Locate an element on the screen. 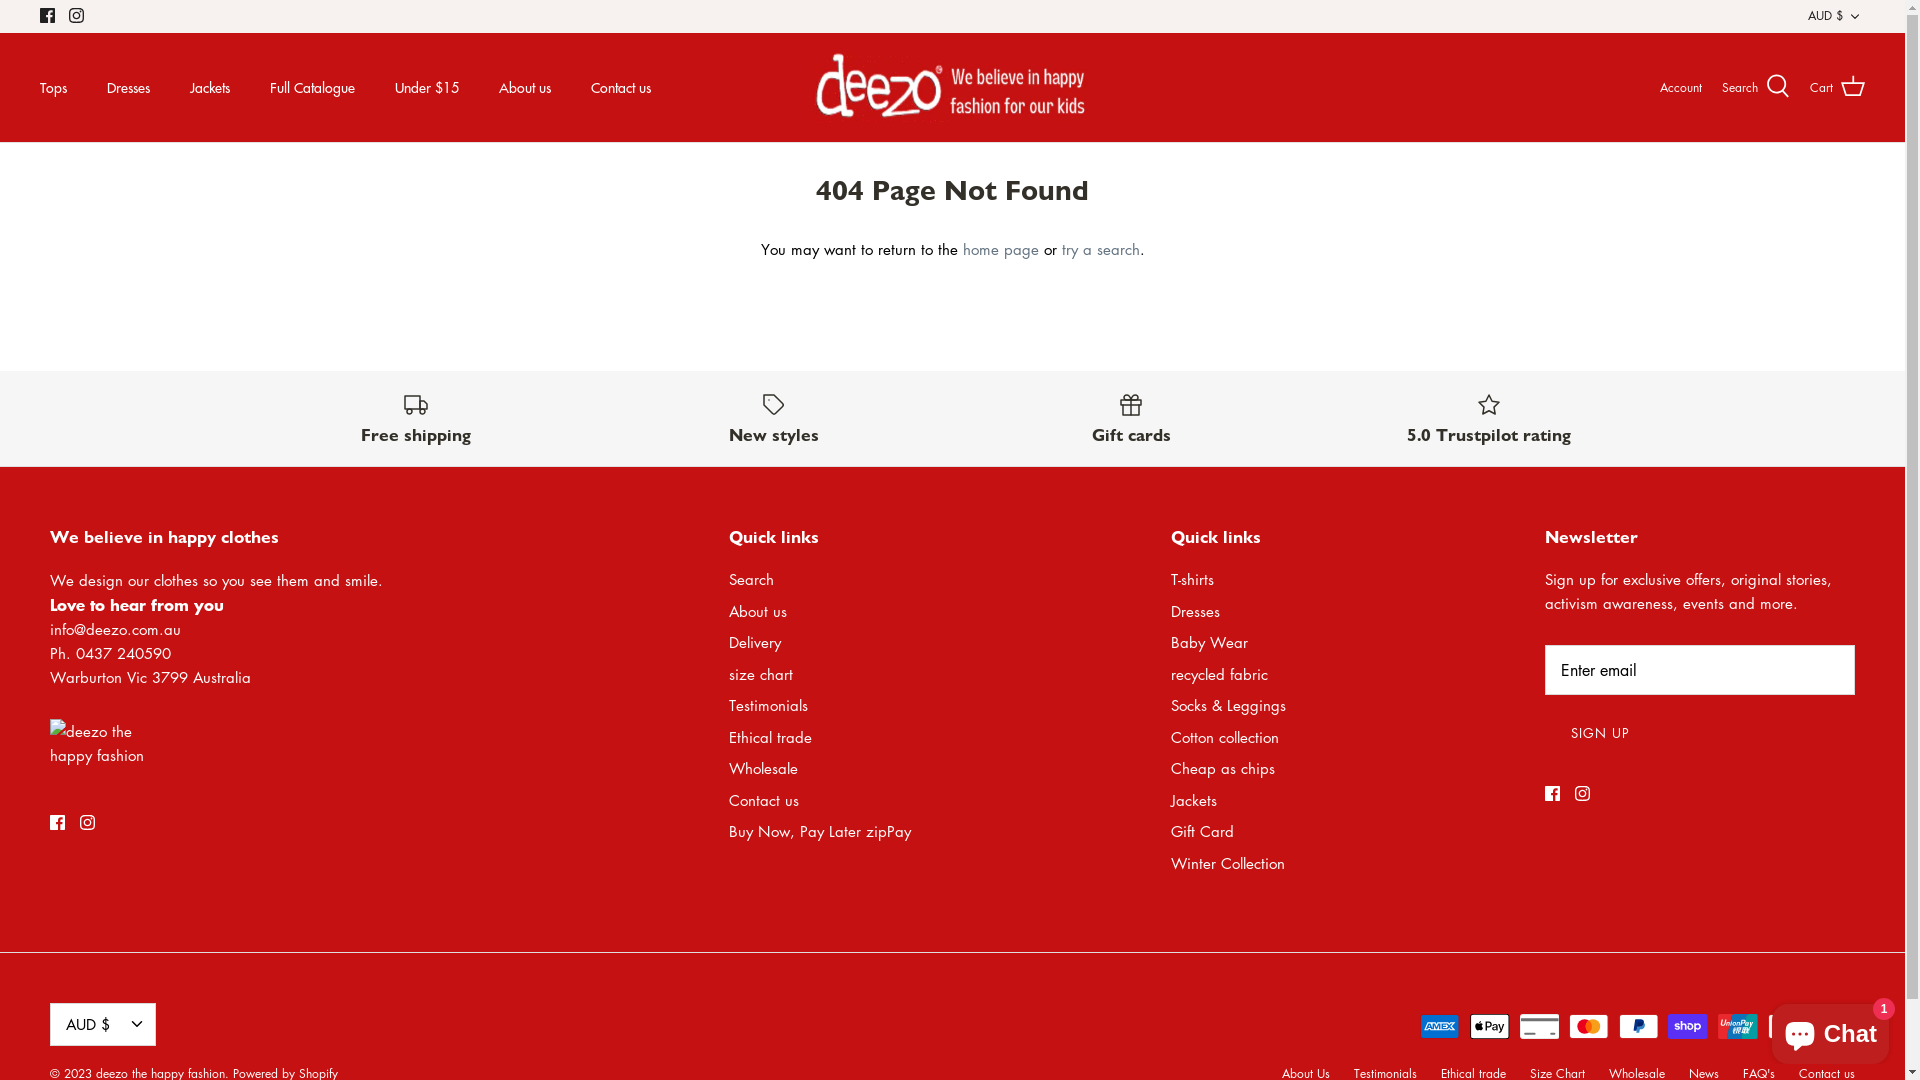 The height and width of the screenshot is (1080, 1920). 'Jackets' is located at coordinates (1194, 798).